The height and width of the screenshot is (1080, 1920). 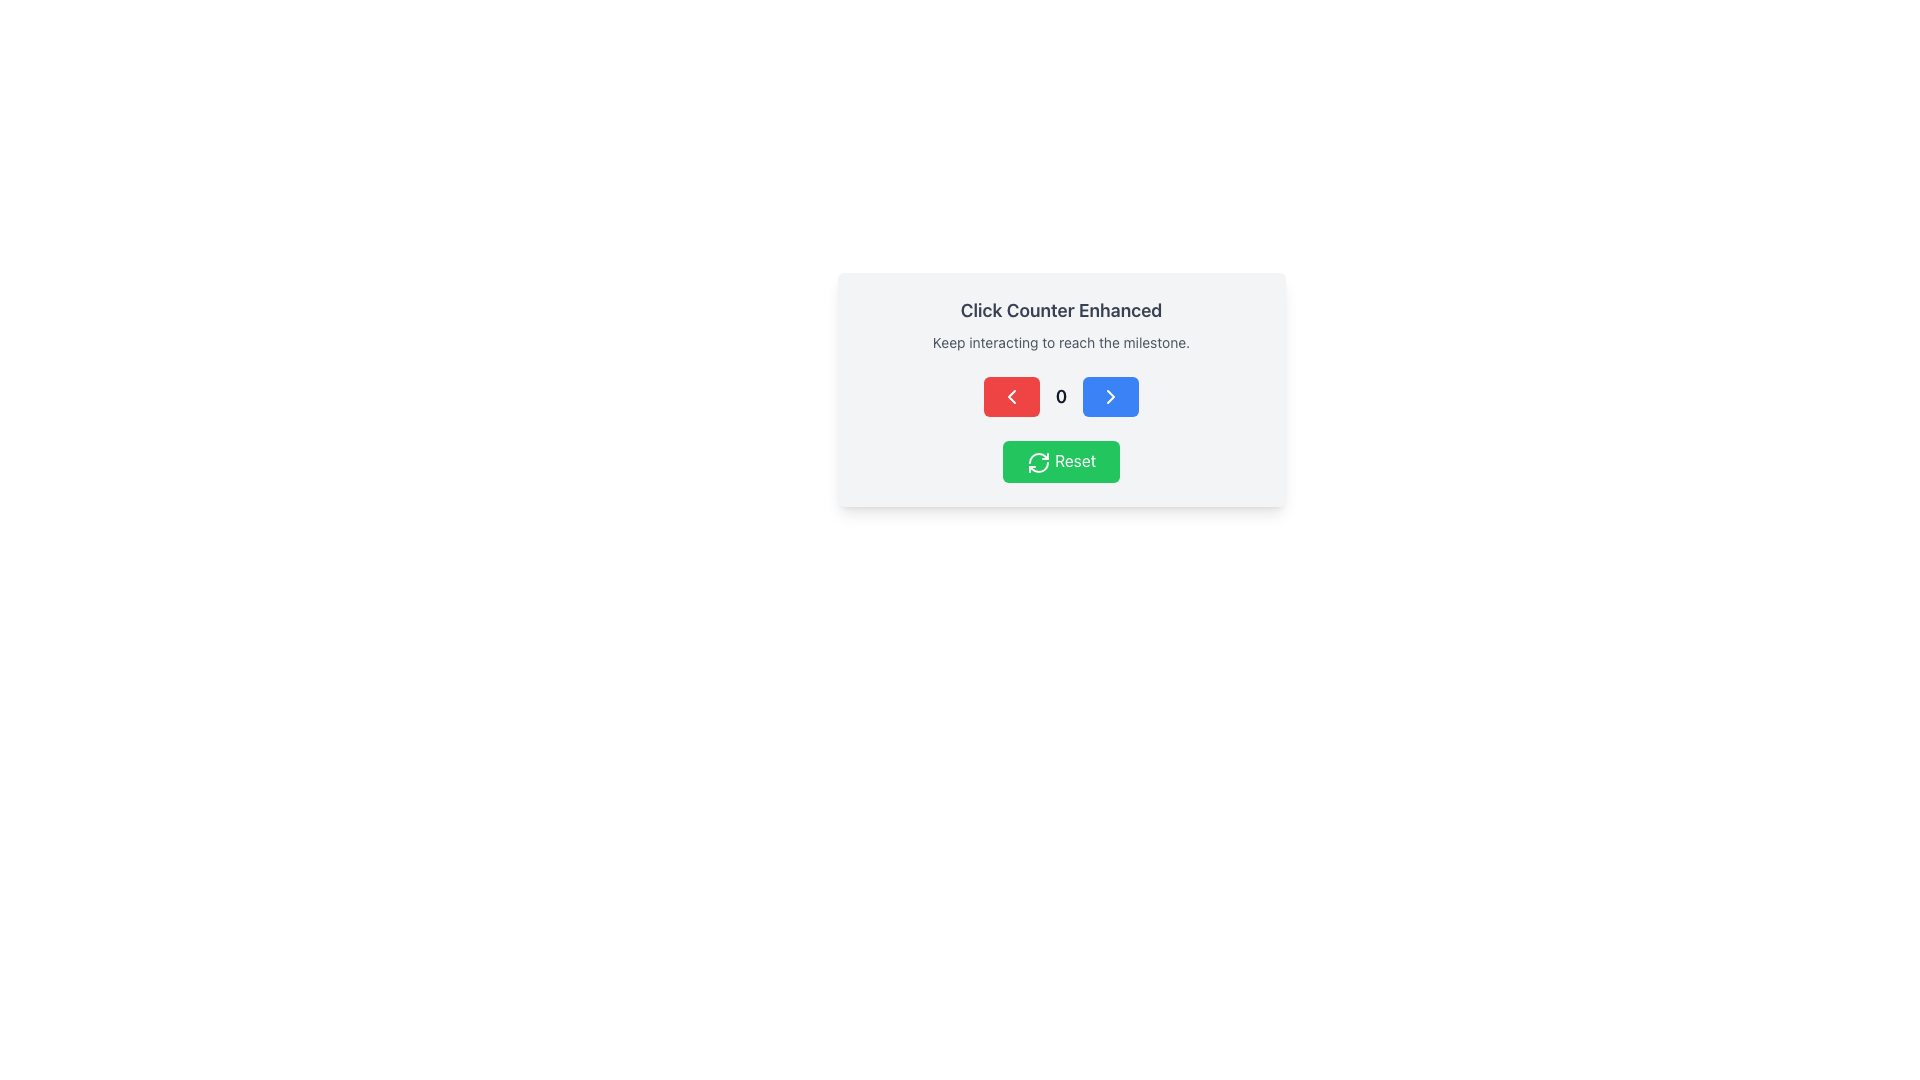 What do you see at coordinates (1060, 389) in the screenshot?
I see `the buttons of the Interactive counter component` at bounding box center [1060, 389].